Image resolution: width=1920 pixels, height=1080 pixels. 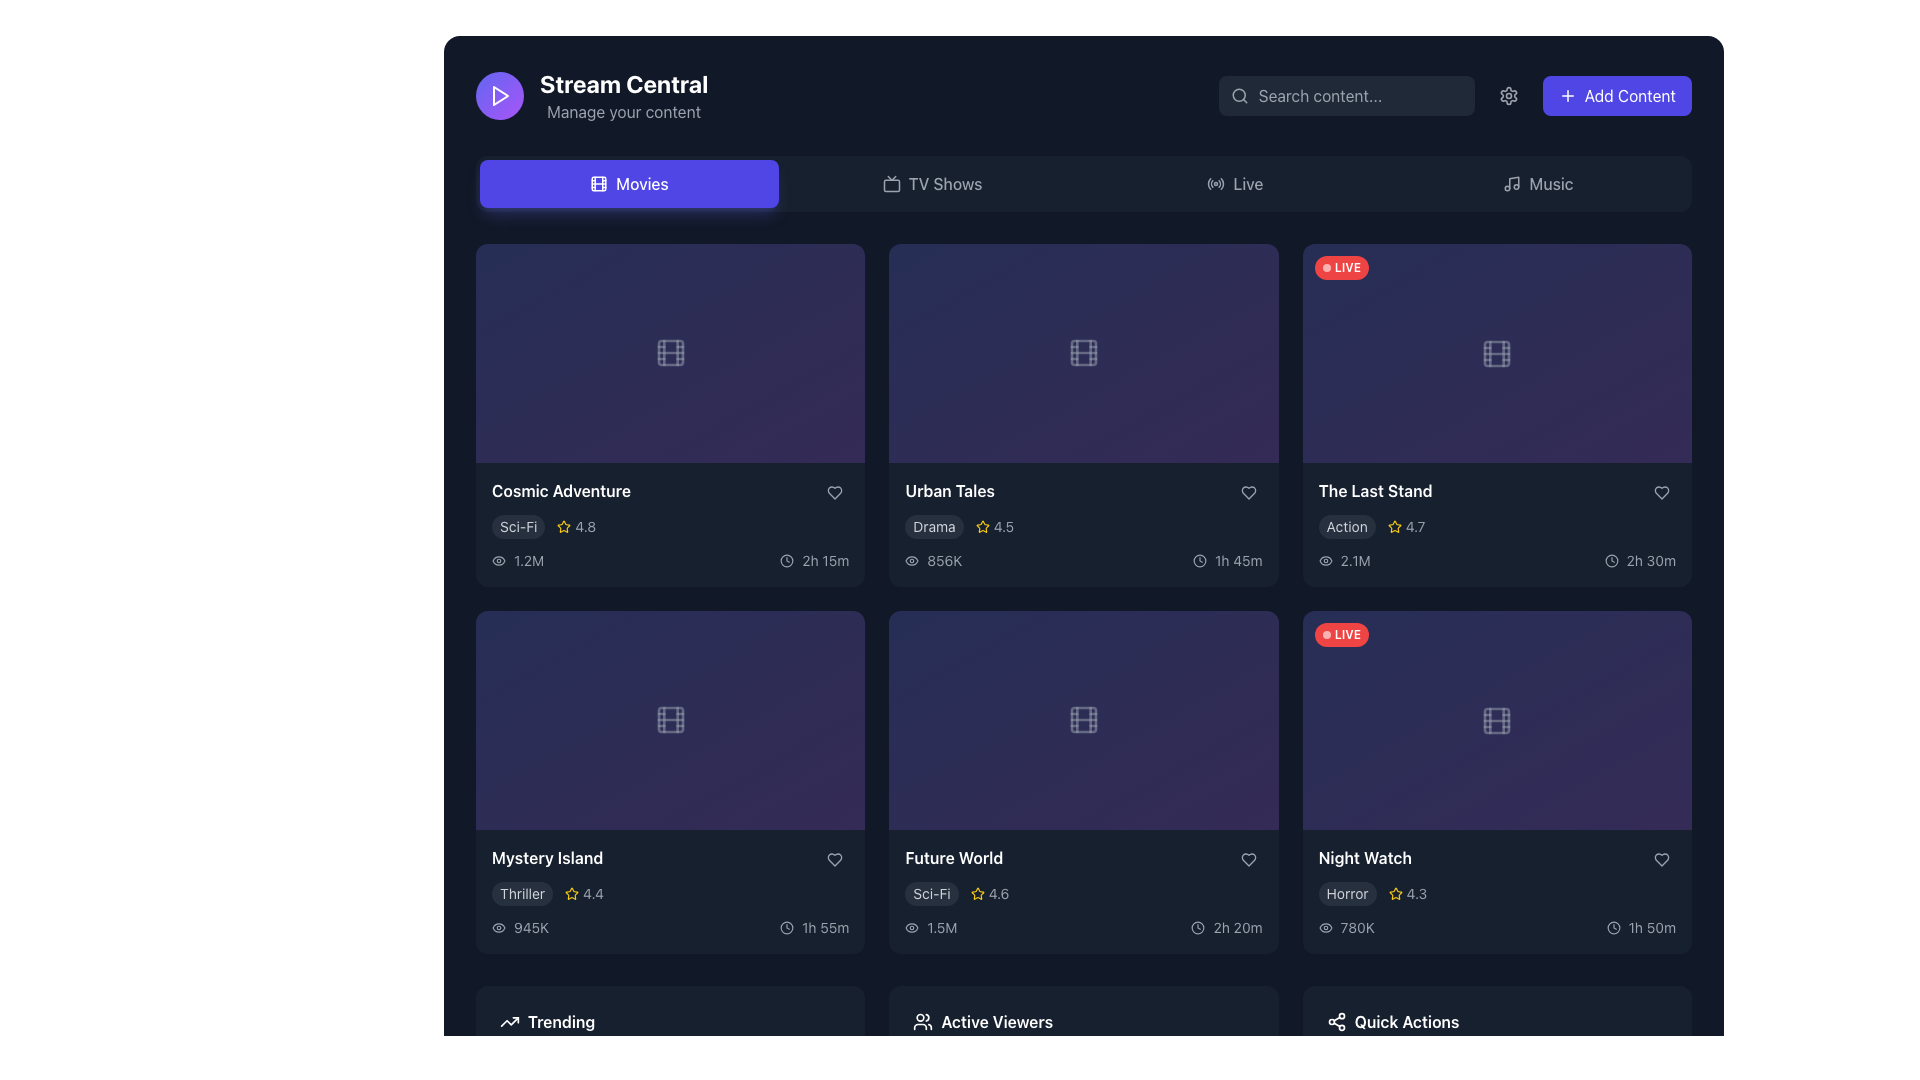 I want to click on the yellow star icon representing the rating system located in the 'Mystery Island' card layout, so click(x=571, y=893).